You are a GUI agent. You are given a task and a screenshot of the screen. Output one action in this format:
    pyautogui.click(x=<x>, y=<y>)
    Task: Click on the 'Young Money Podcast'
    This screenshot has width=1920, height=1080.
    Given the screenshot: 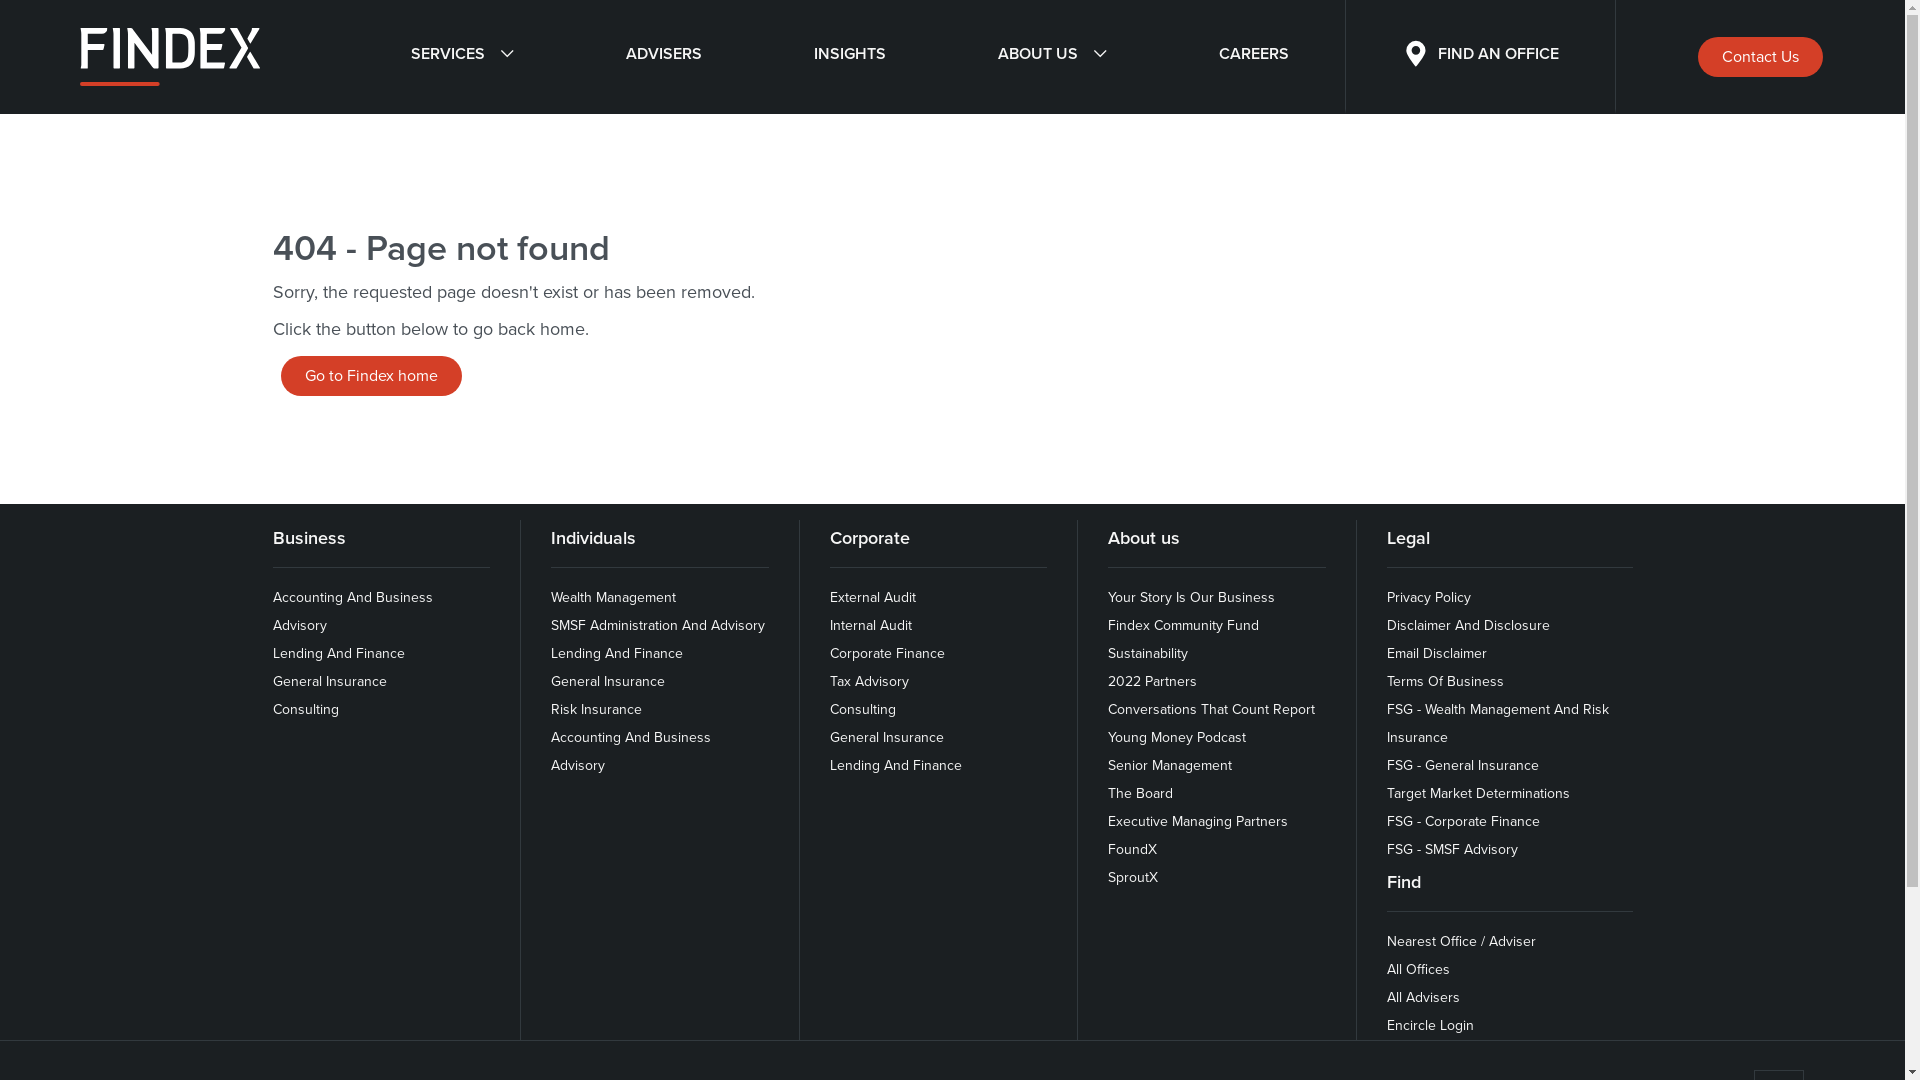 What is the action you would take?
    pyautogui.click(x=1176, y=737)
    